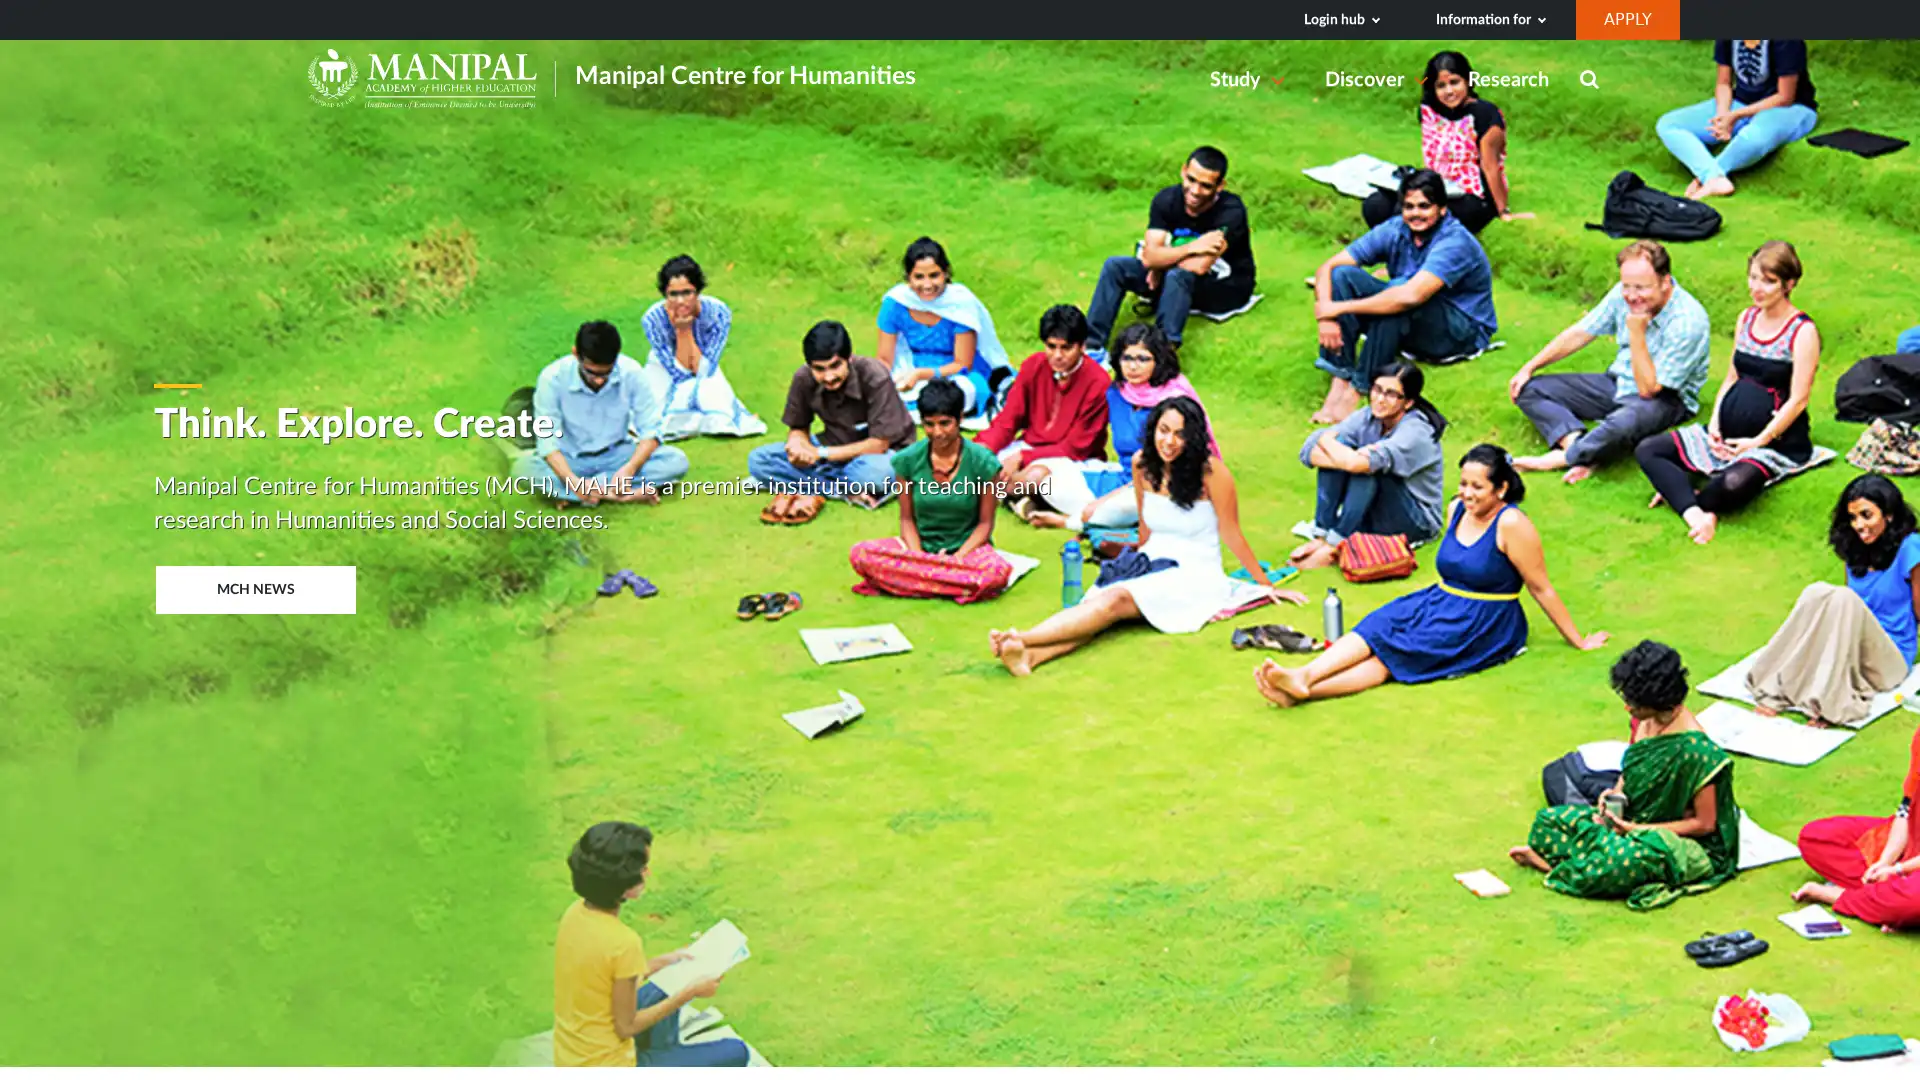  I want to click on MCH NEWS OPENS IN NEW TAB, so click(253, 588).